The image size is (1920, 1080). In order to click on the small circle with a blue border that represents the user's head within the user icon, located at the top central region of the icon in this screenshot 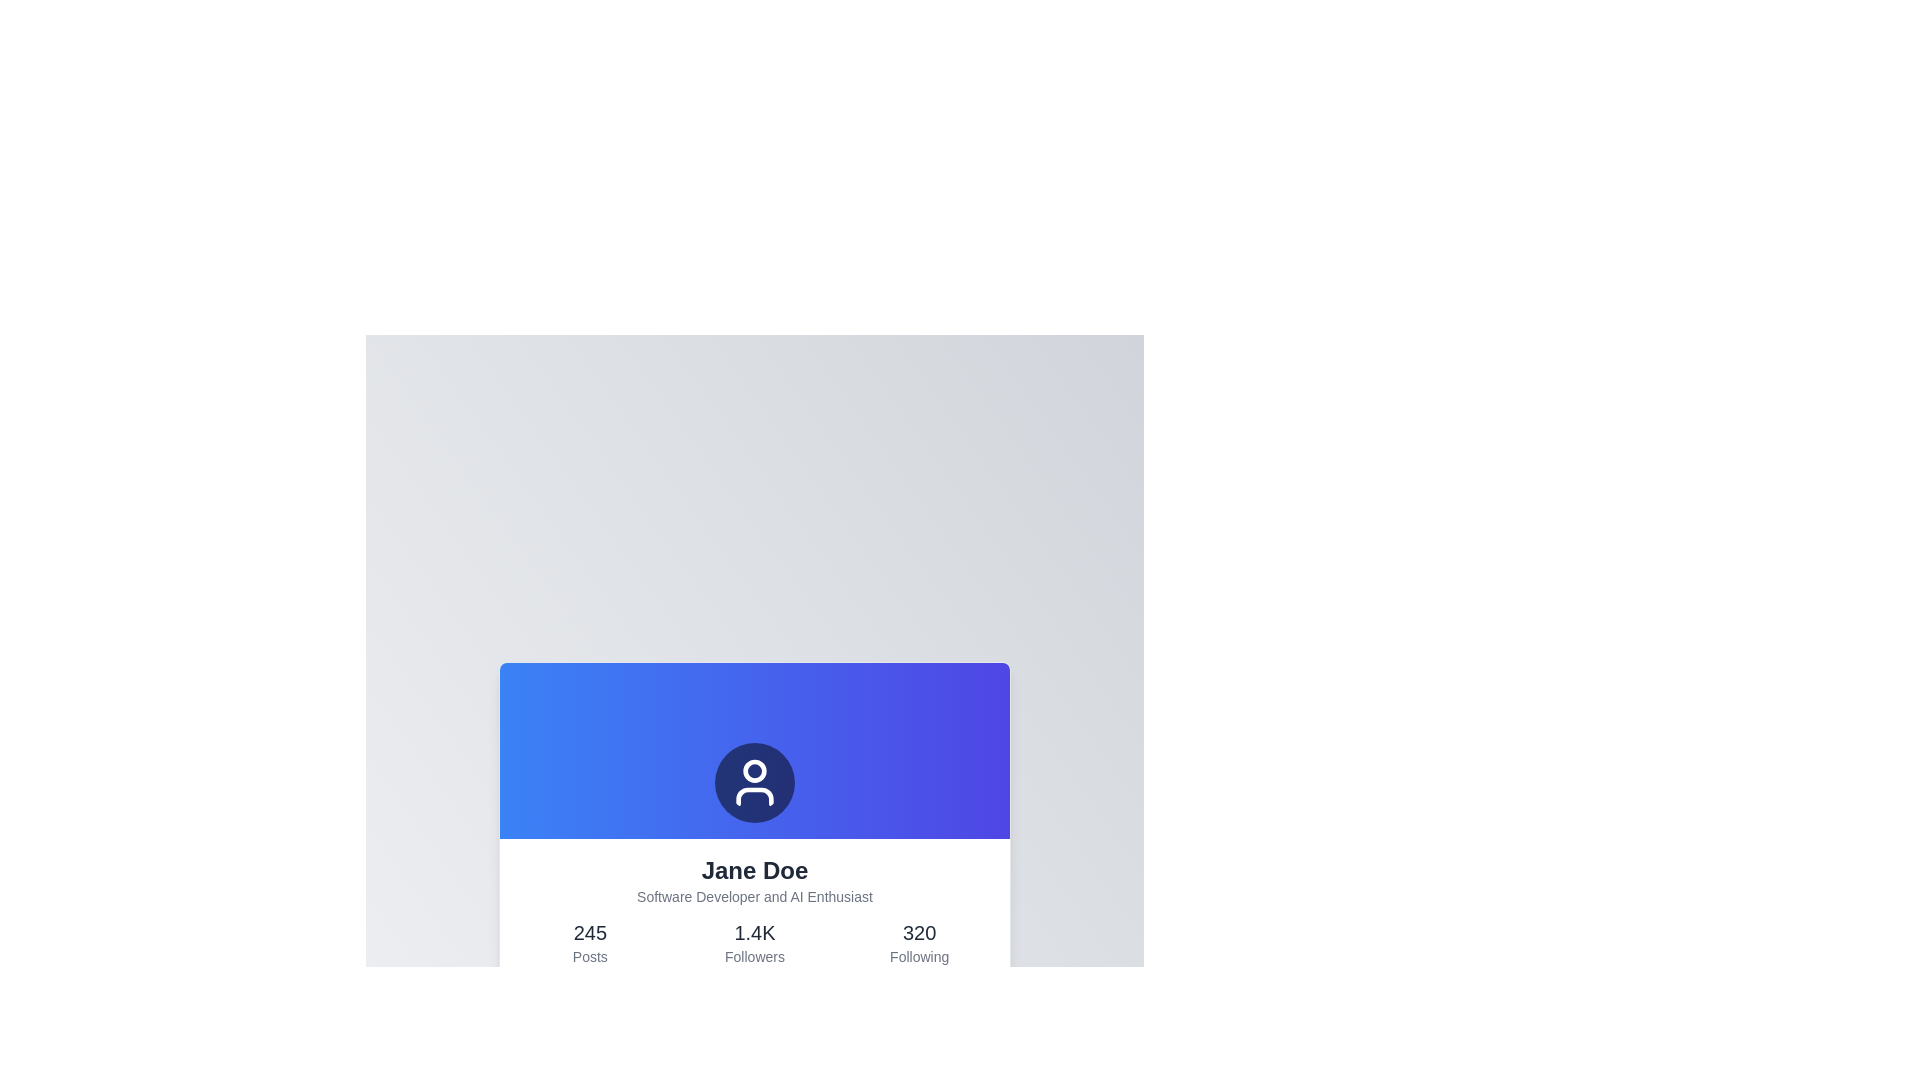, I will do `click(753, 770)`.